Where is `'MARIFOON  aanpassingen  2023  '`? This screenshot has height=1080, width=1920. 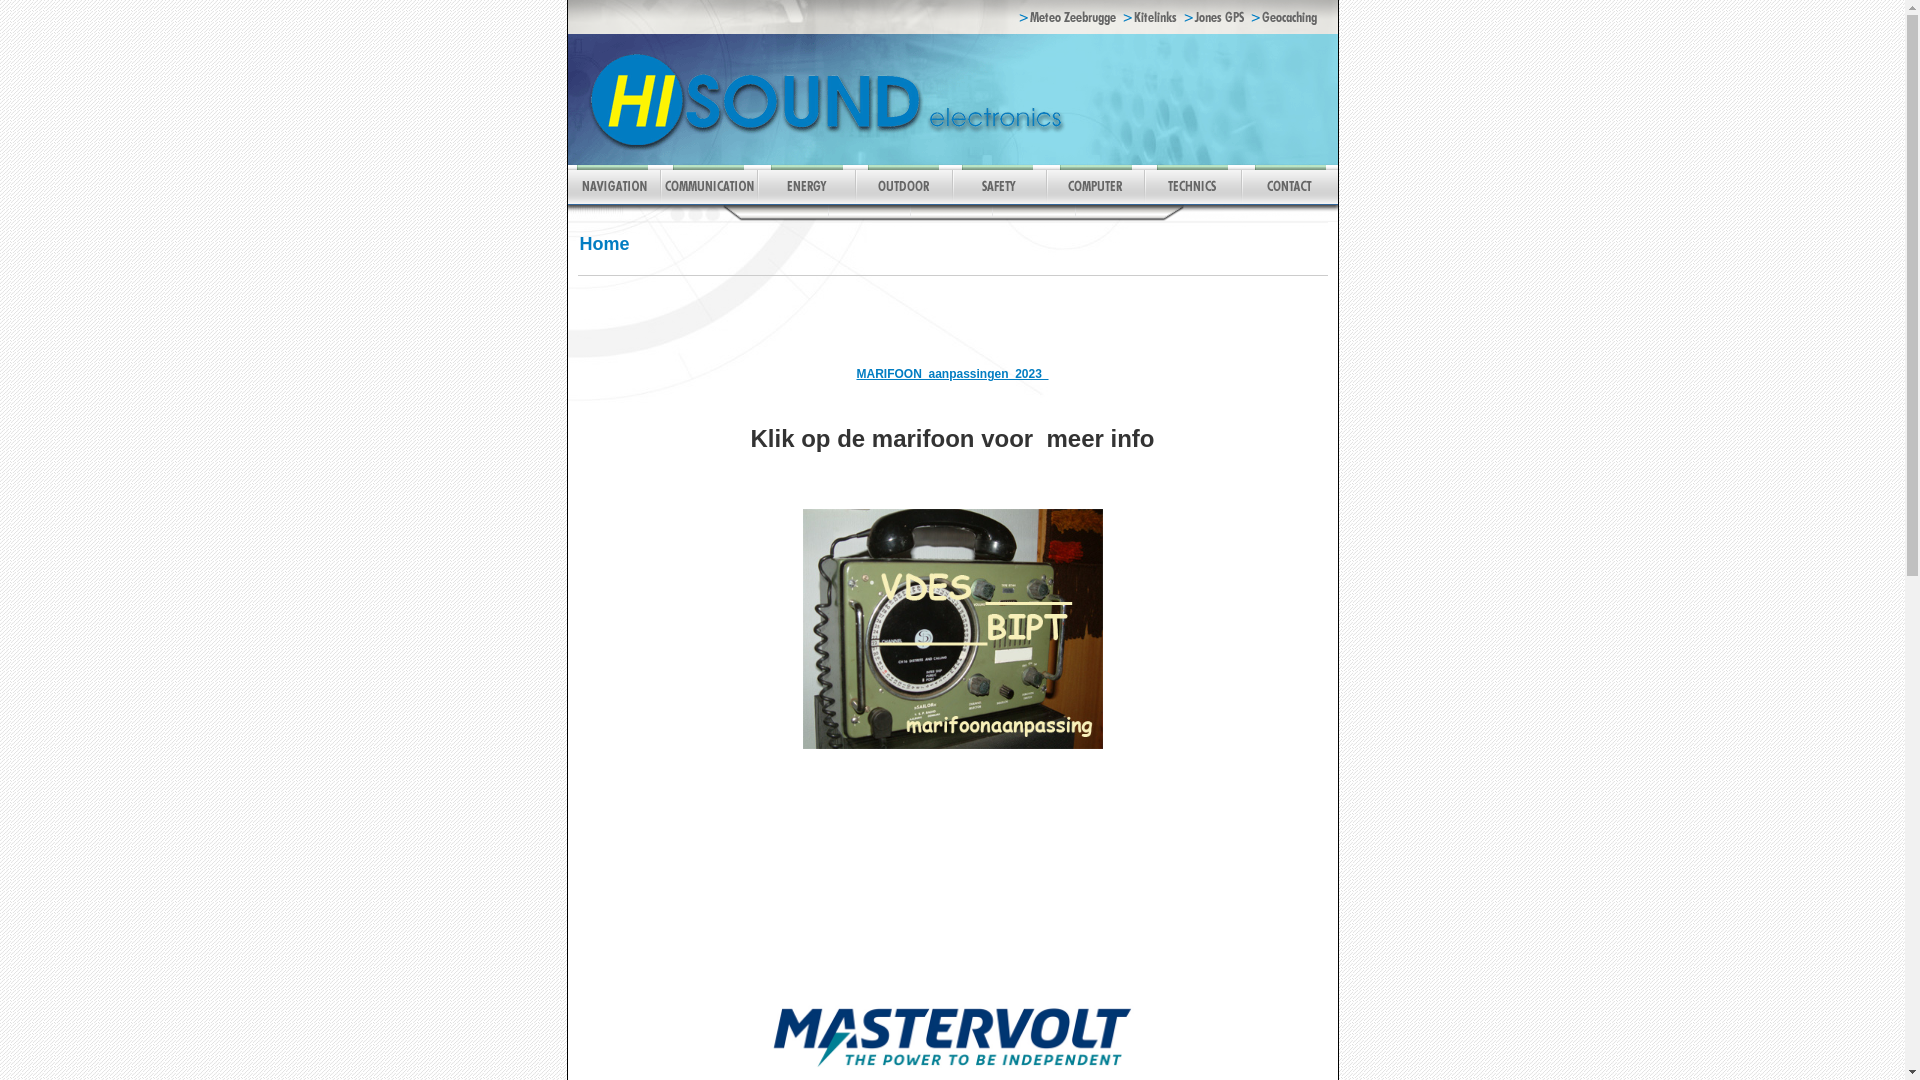 'MARIFOON  aanpassingen  2023  ' is located at coordinates (950, 381).